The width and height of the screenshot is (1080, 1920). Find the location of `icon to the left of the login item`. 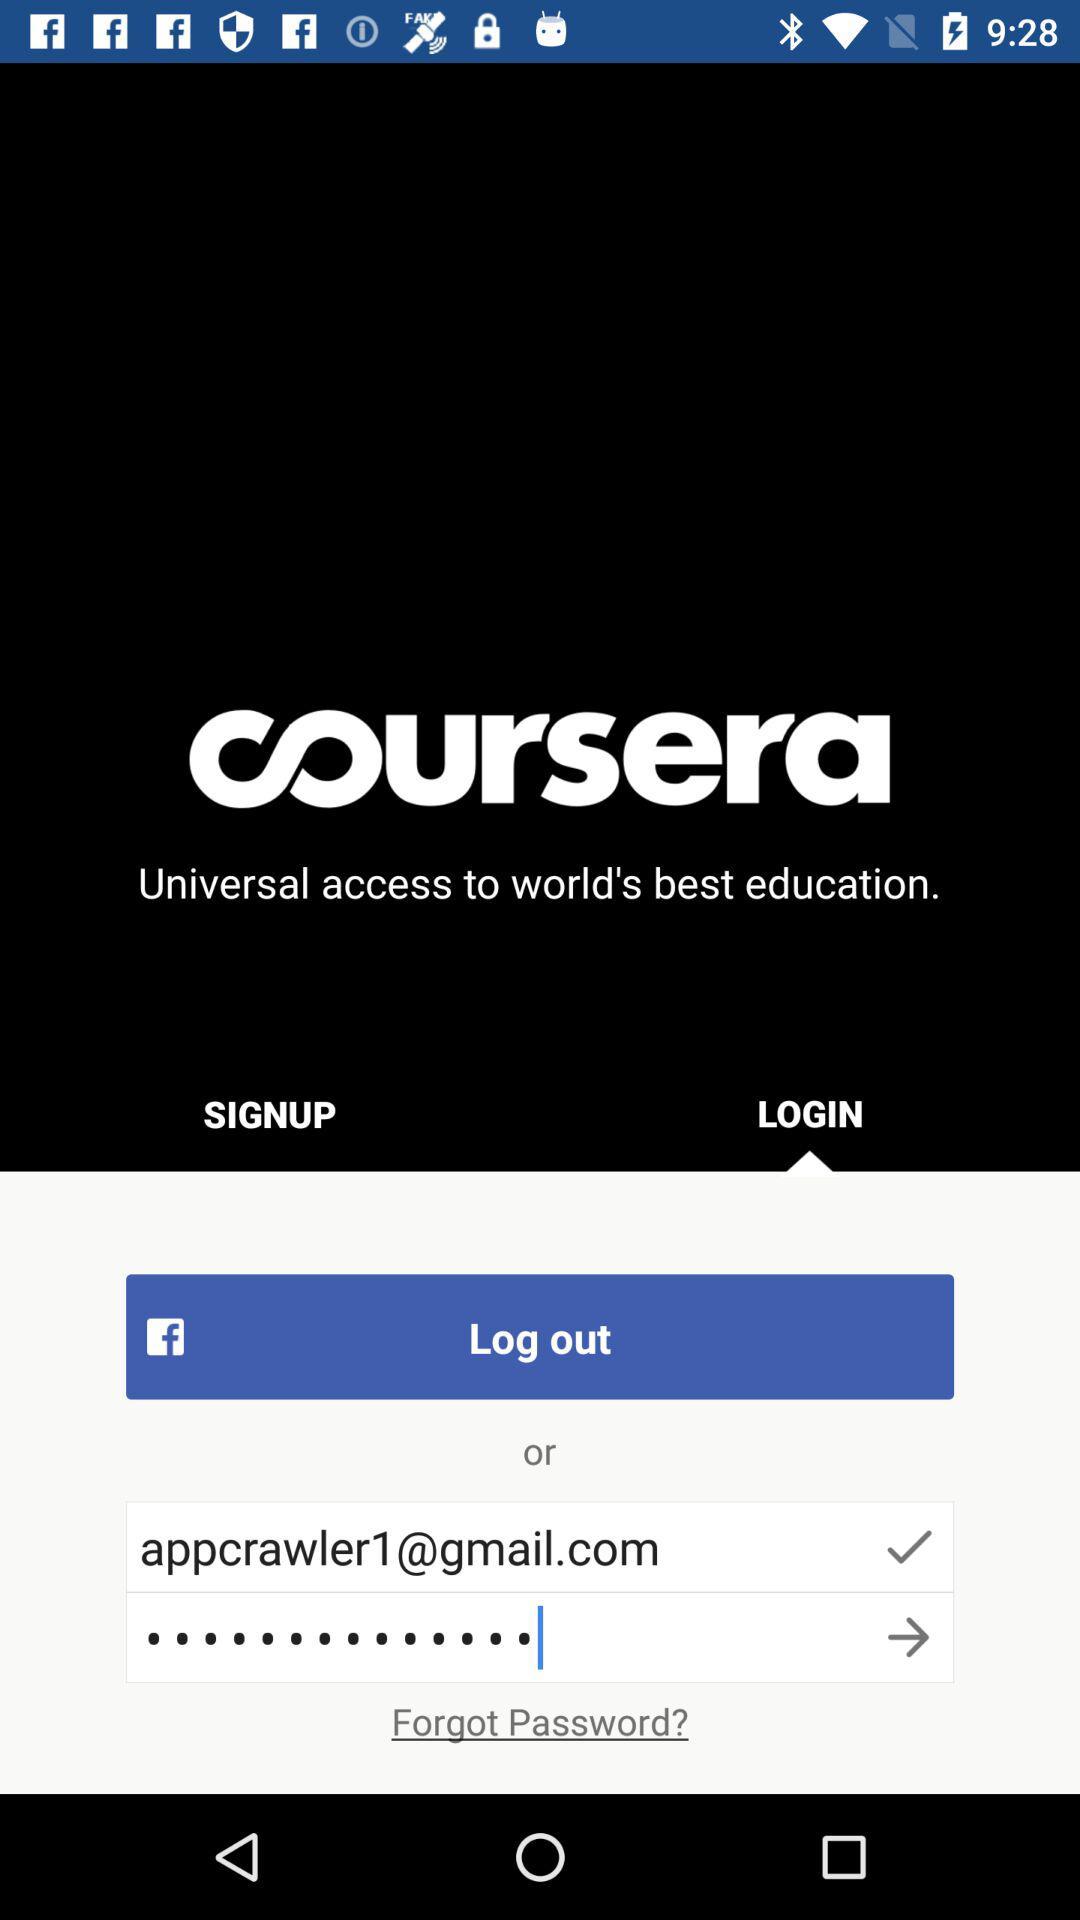

icon to the left of the login item is located at coordinates (270, 1112).